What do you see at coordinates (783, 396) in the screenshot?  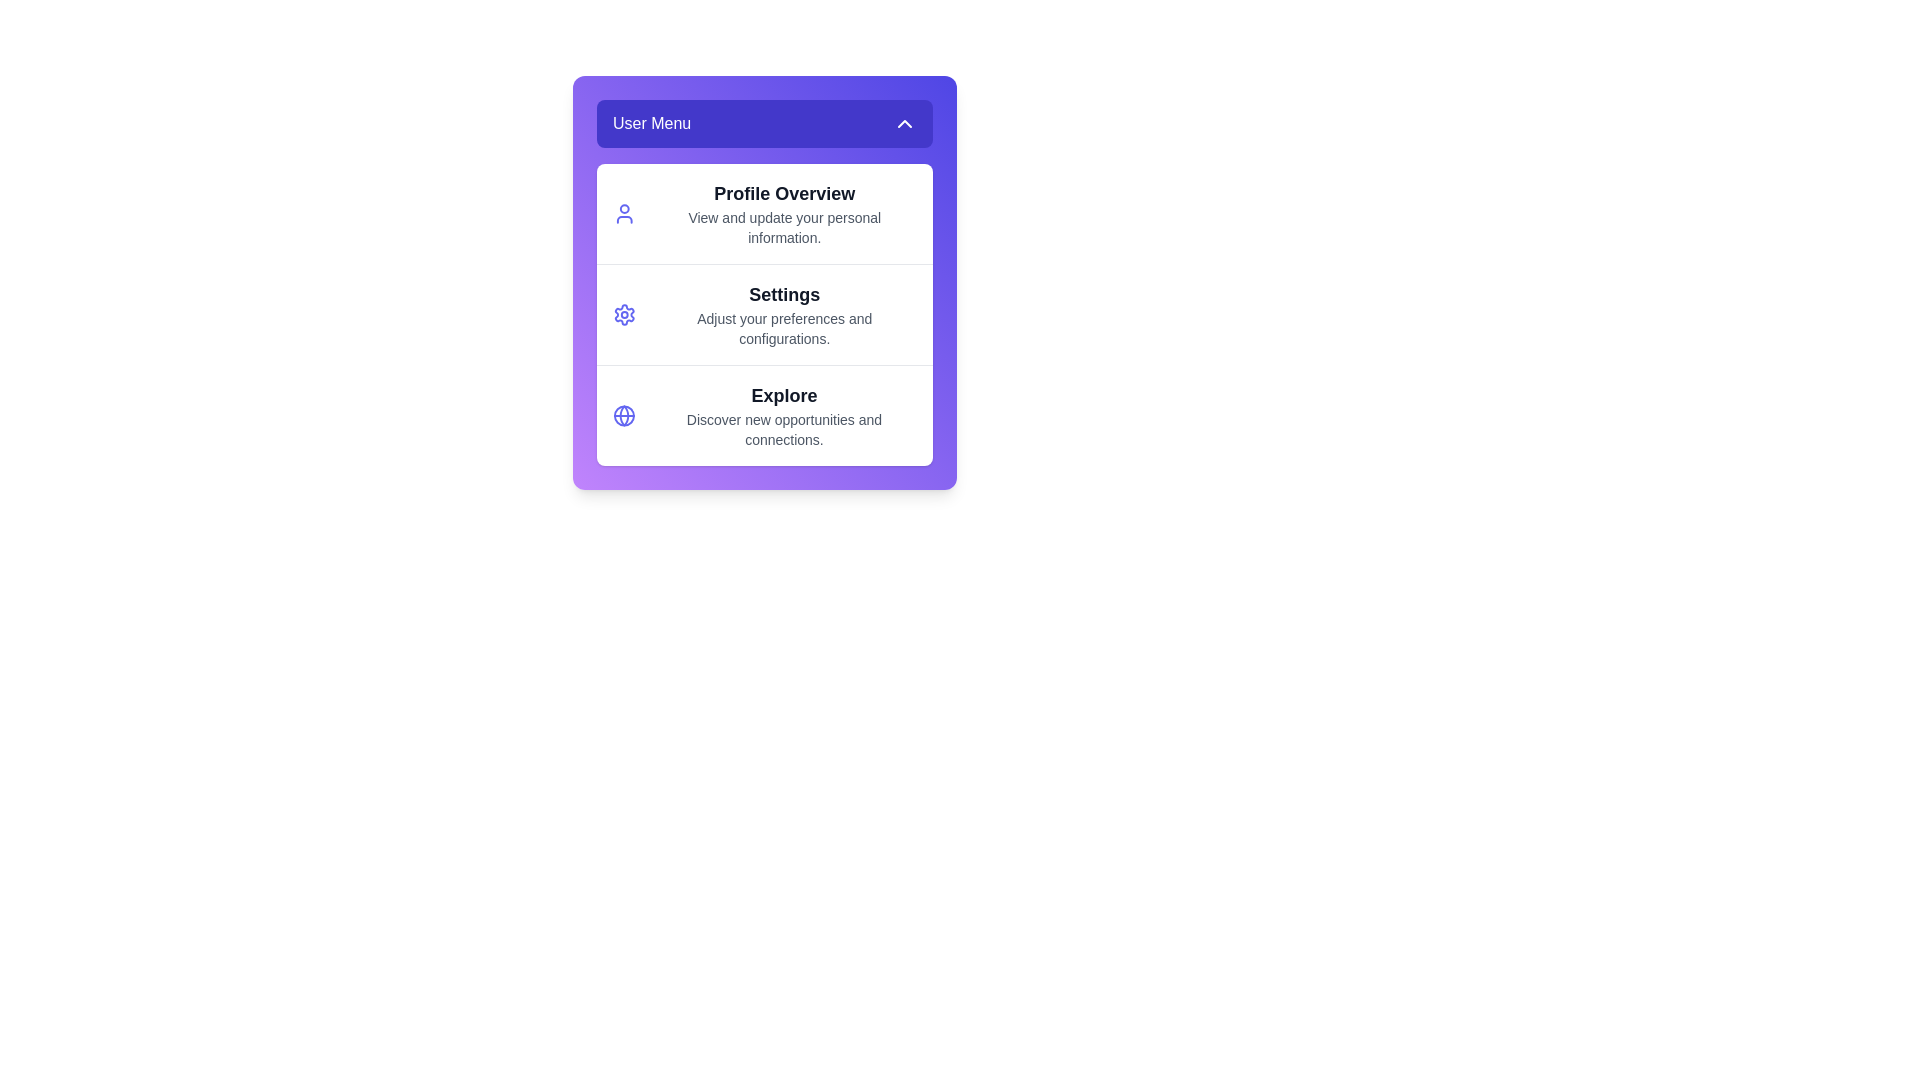 I see `the 'Explore' text label, which is a bold and larger font, located in the middle section of a purple-framed user menu, positioned below the 'Settings' label` at bounding box center [783, 396].